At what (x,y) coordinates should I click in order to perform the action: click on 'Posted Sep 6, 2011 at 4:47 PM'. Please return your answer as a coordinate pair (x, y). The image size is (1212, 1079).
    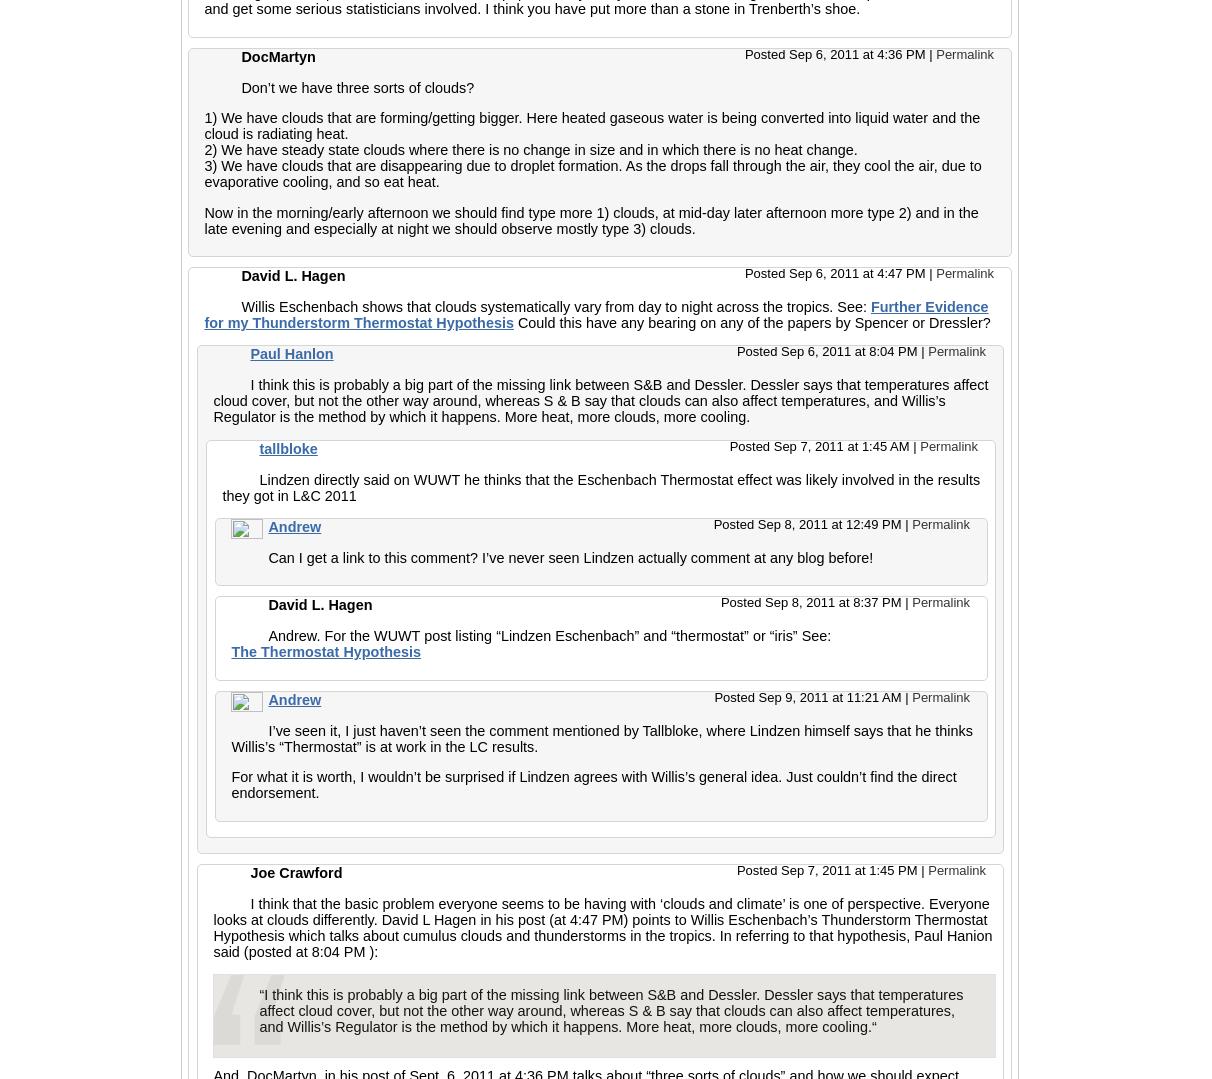
    Looking at the image, I should click on (744, 272).